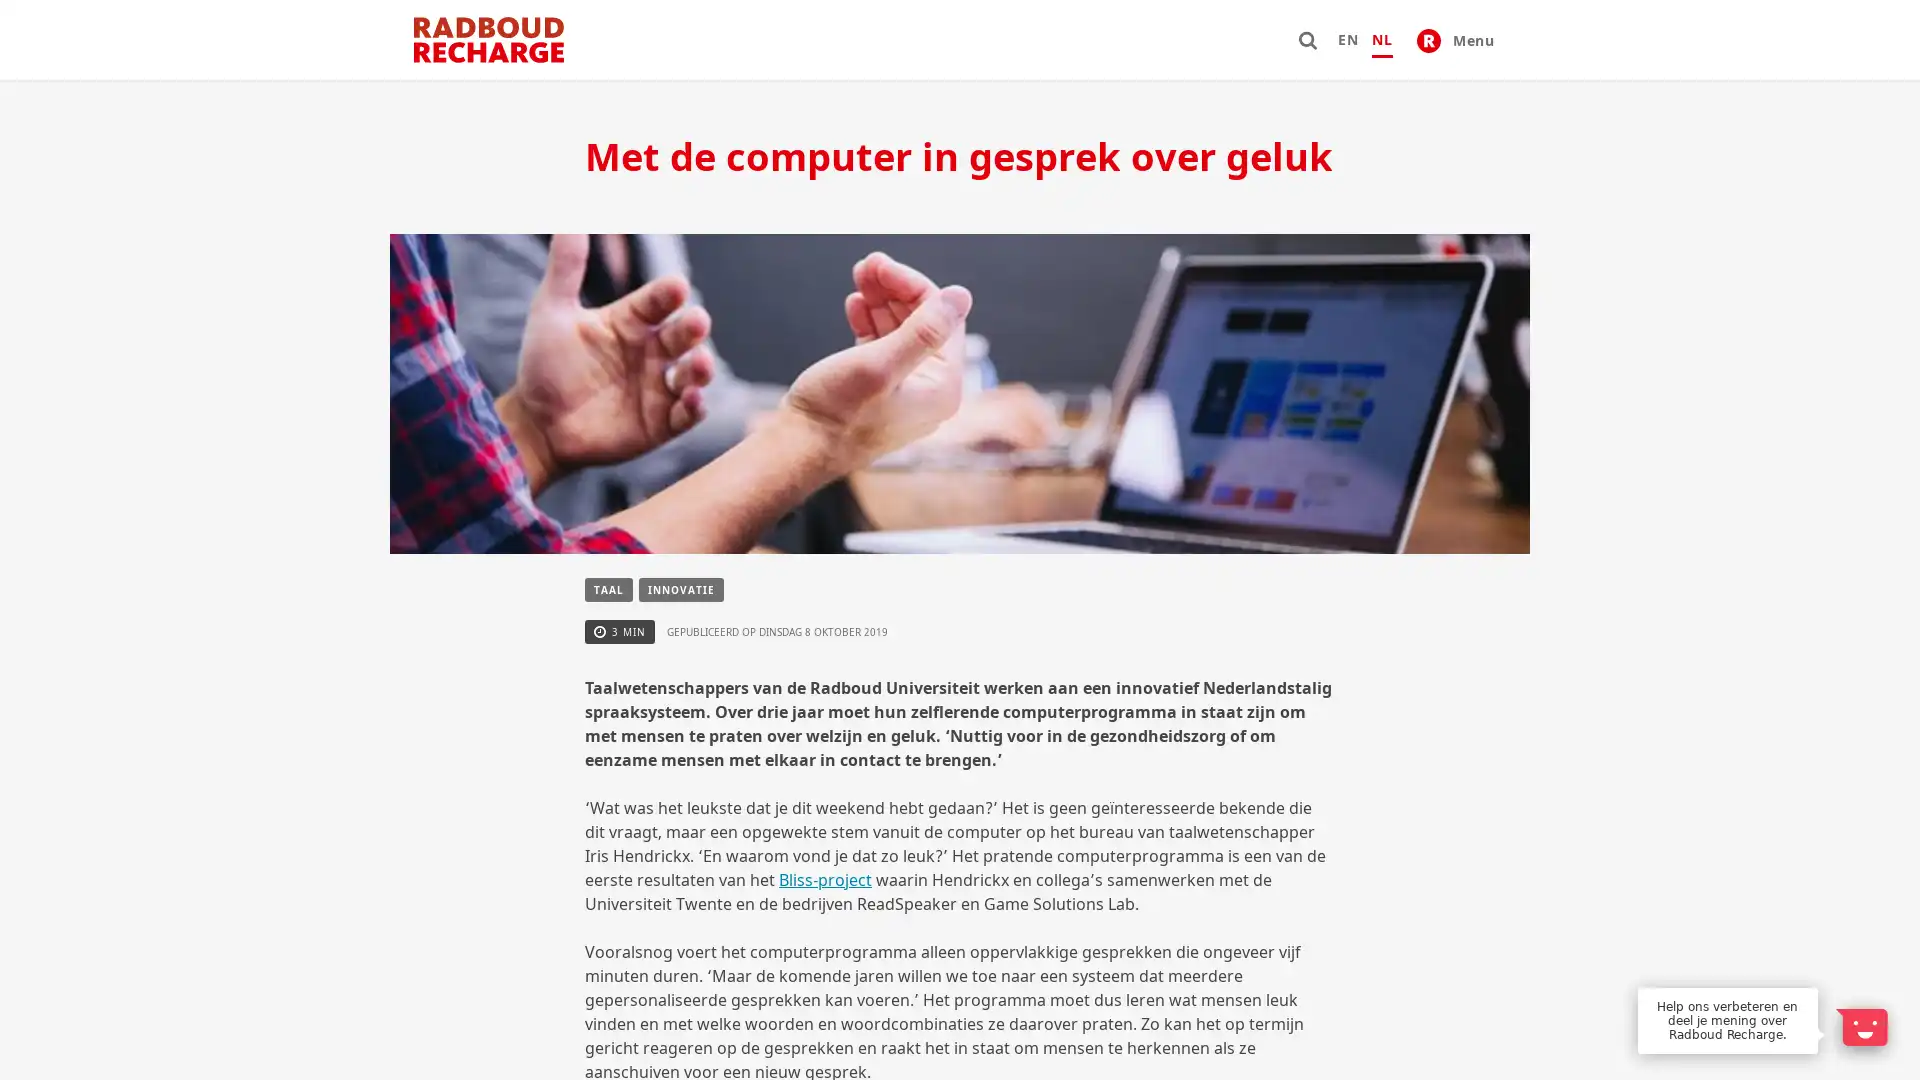  I want to click on Dismiss Message, so click(1815, 988).